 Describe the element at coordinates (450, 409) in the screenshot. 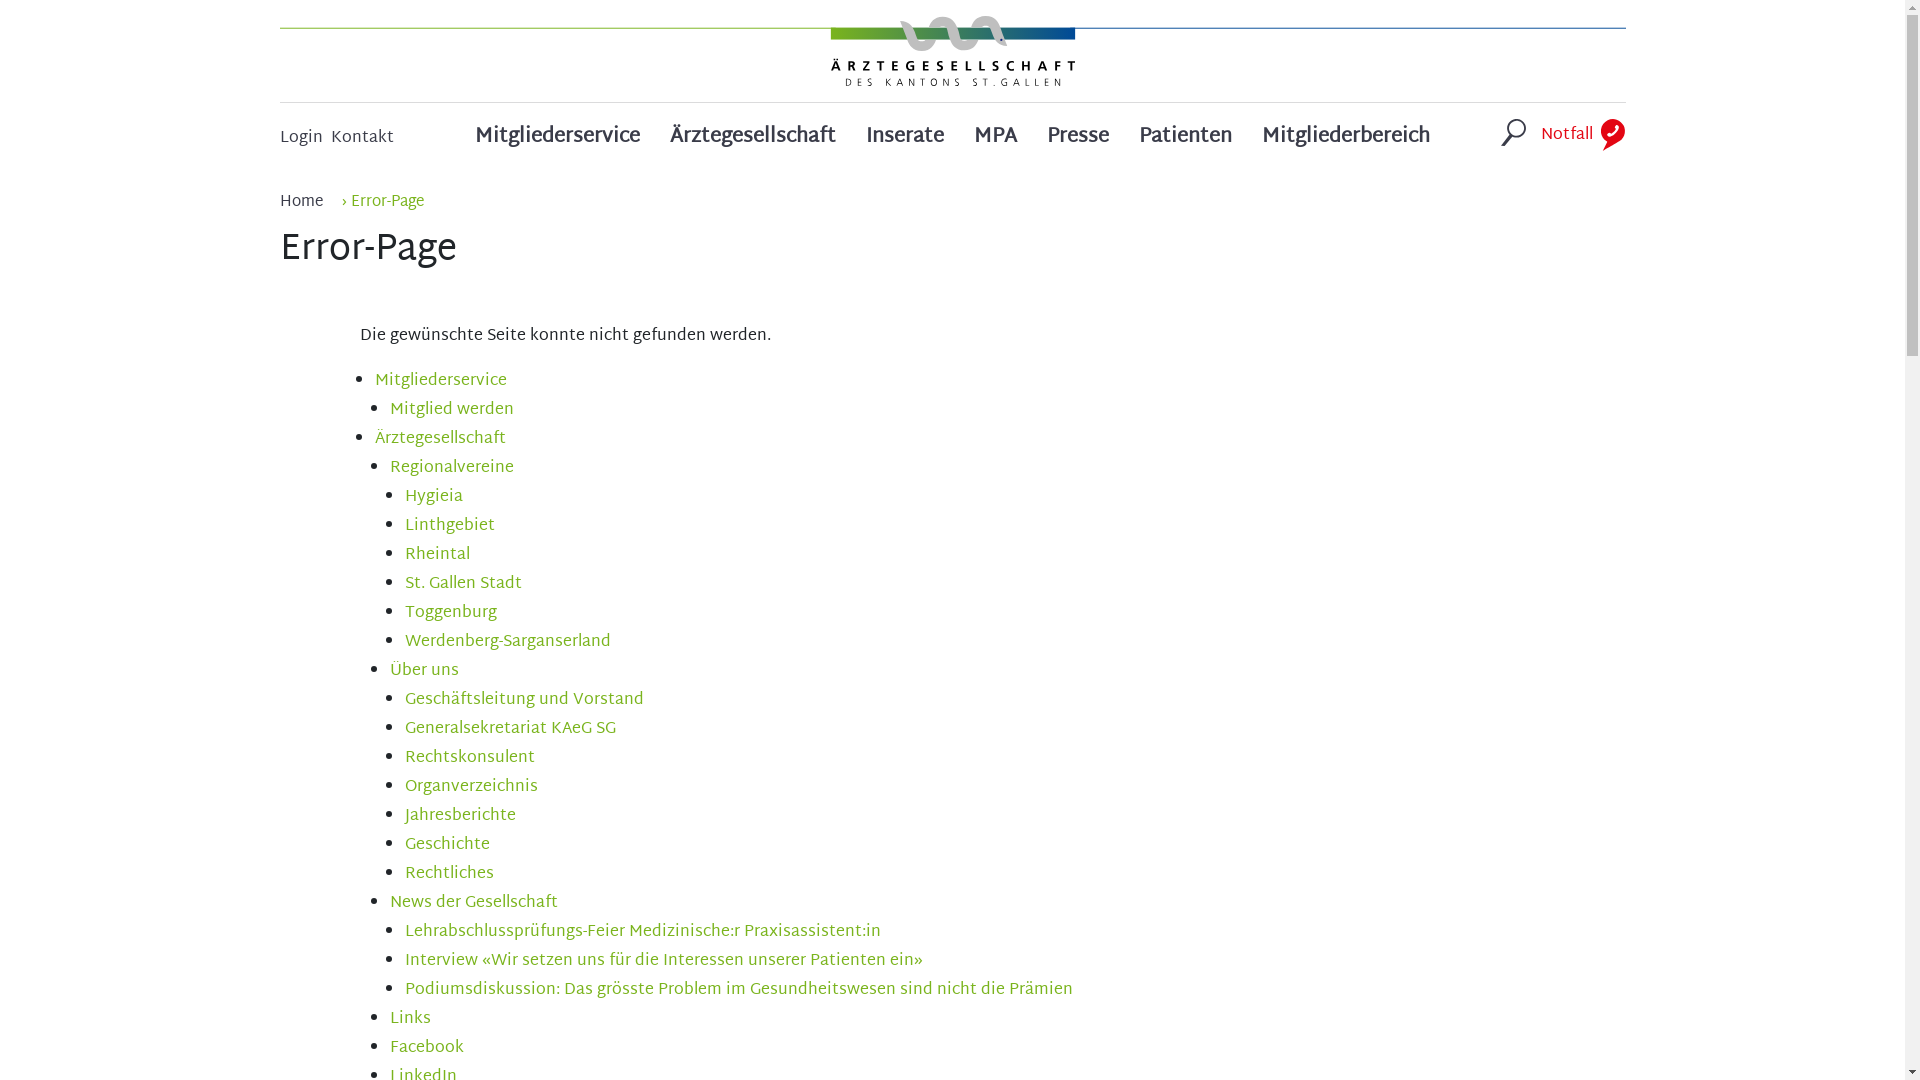

I see `'Mitglied werden'` at that location.